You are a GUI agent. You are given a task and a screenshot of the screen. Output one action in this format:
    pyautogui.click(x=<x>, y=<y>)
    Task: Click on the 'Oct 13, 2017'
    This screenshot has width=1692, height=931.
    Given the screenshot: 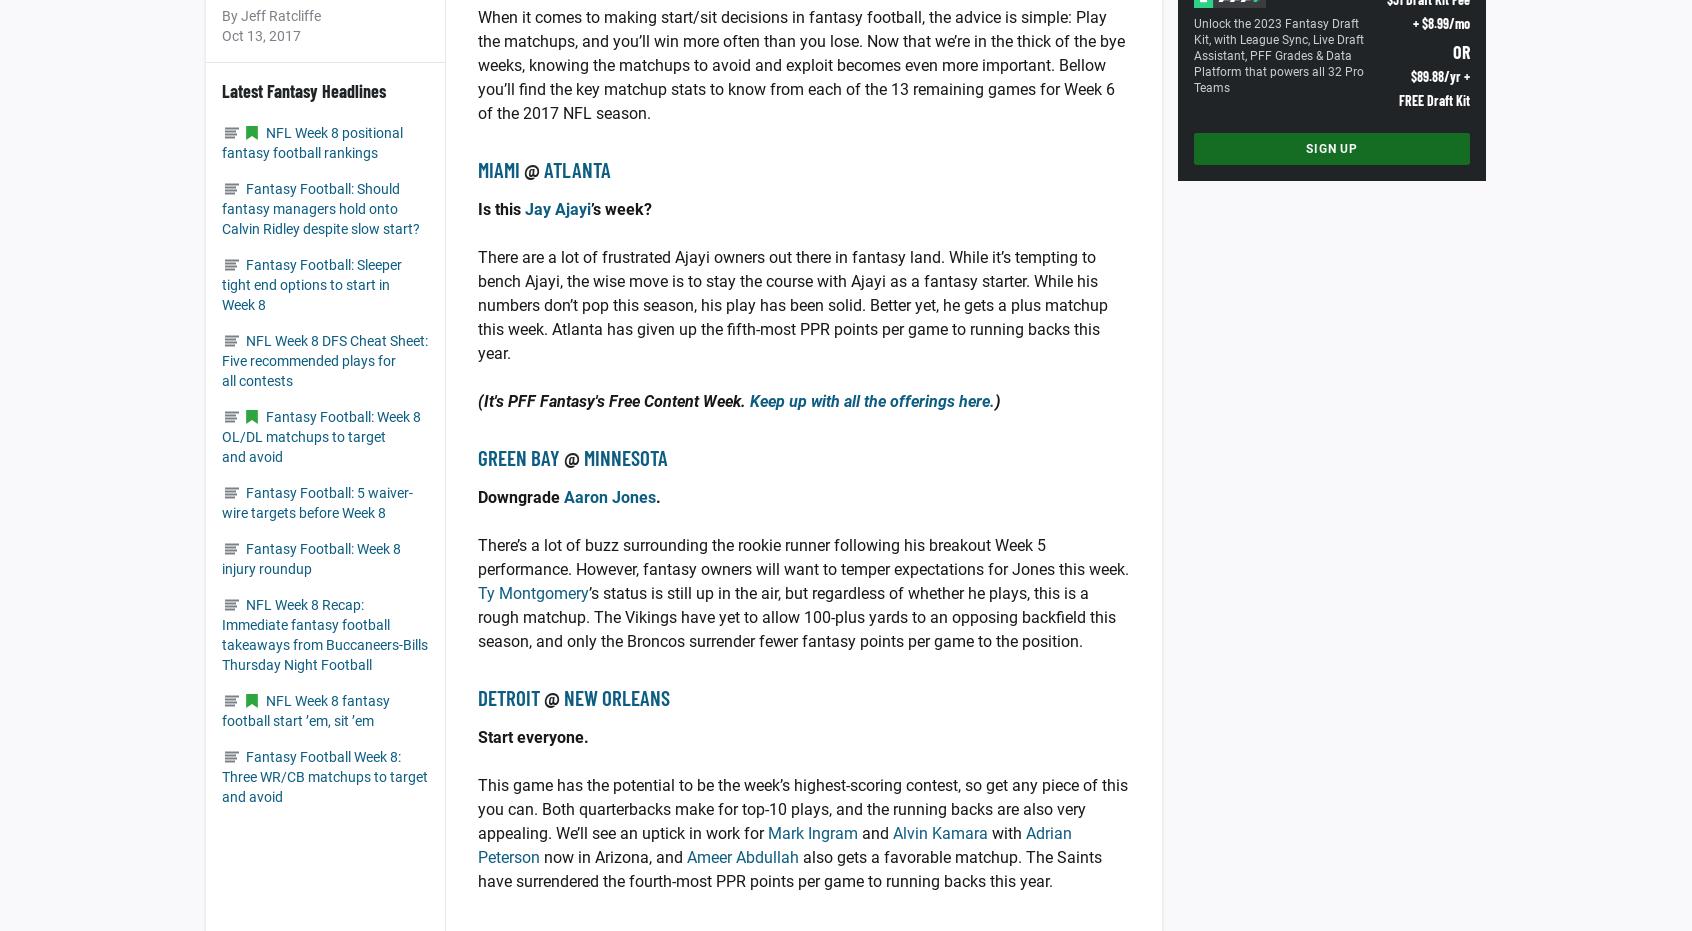 What is the action you would take?
    pyautogui.click(x=261, y=35)
    